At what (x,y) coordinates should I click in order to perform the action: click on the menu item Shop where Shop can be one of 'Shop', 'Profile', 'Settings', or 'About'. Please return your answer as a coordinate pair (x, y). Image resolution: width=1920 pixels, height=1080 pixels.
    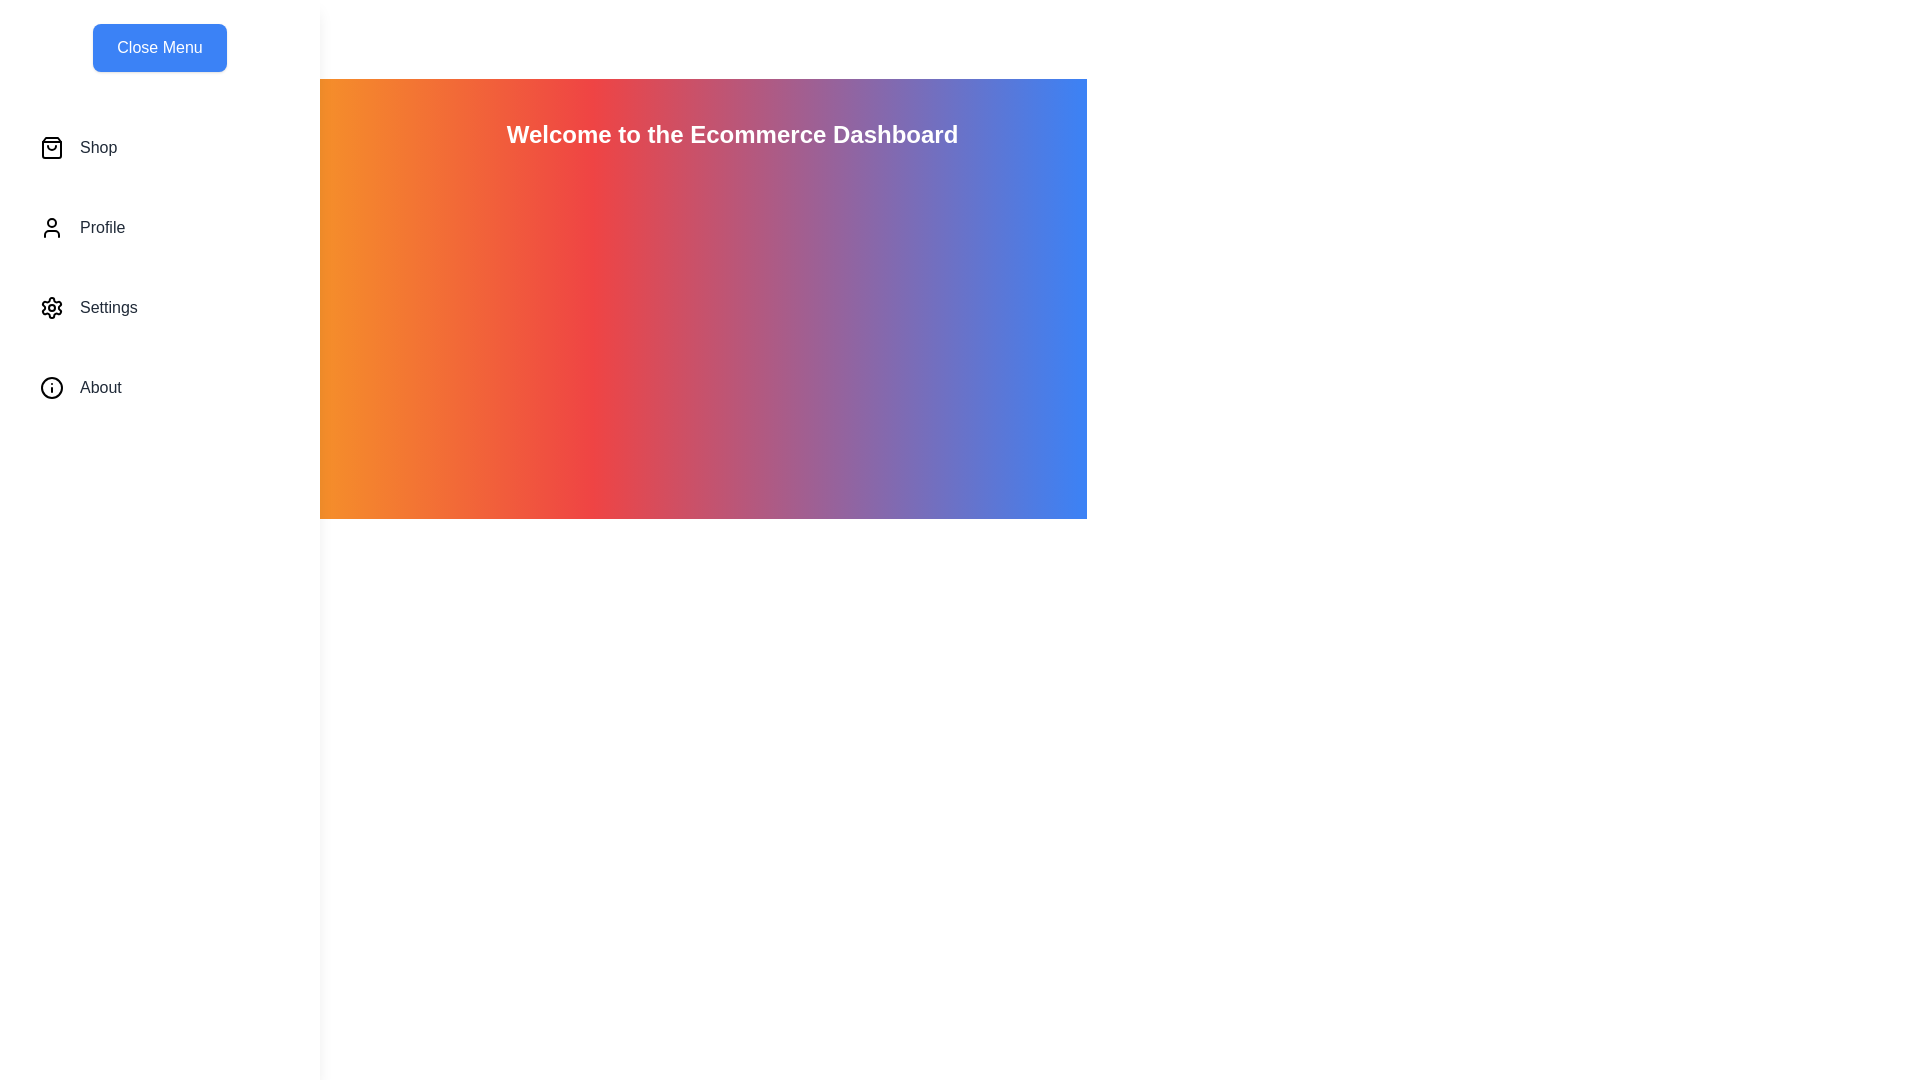
    Looking at the image, I should click on (158, 146).